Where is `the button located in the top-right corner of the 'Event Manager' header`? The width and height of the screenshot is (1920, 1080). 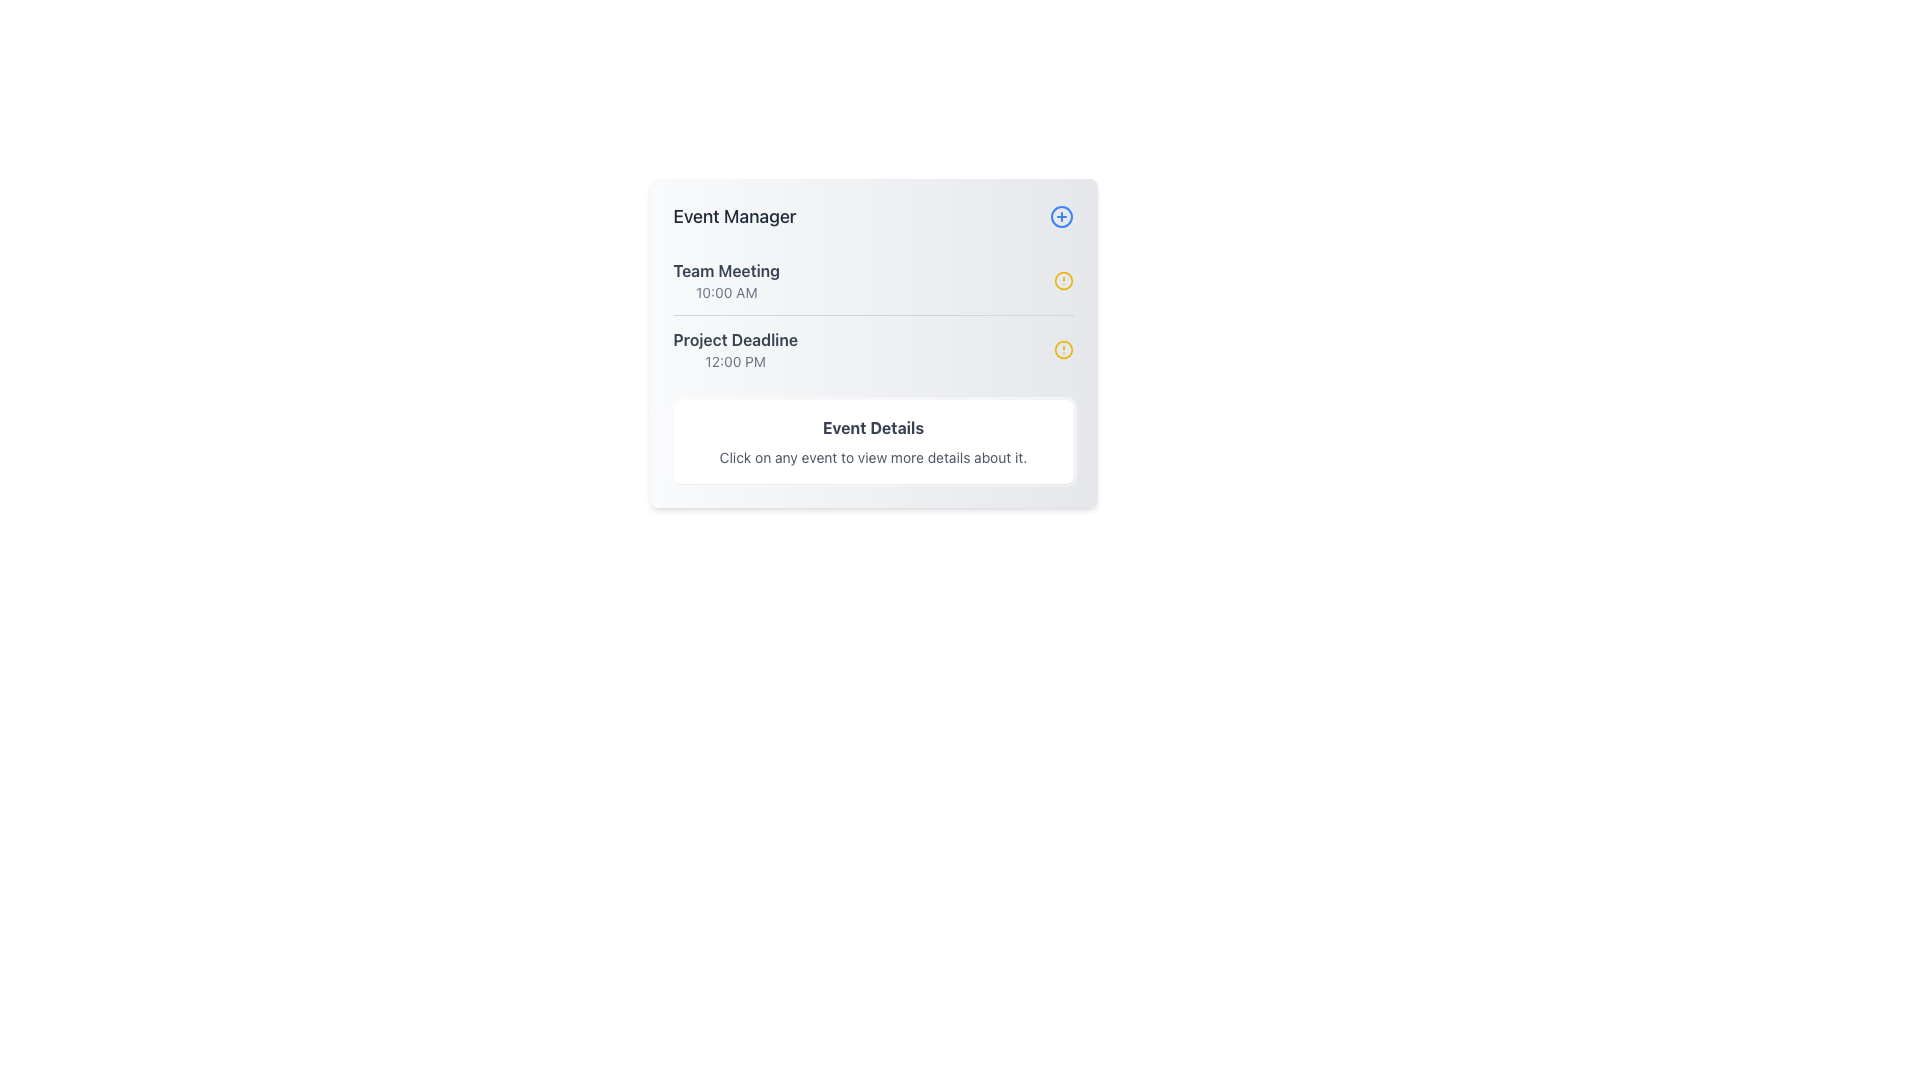
the button located in the top-right corner of the 'Event Manager' header is located at coordinates (1060, 216).